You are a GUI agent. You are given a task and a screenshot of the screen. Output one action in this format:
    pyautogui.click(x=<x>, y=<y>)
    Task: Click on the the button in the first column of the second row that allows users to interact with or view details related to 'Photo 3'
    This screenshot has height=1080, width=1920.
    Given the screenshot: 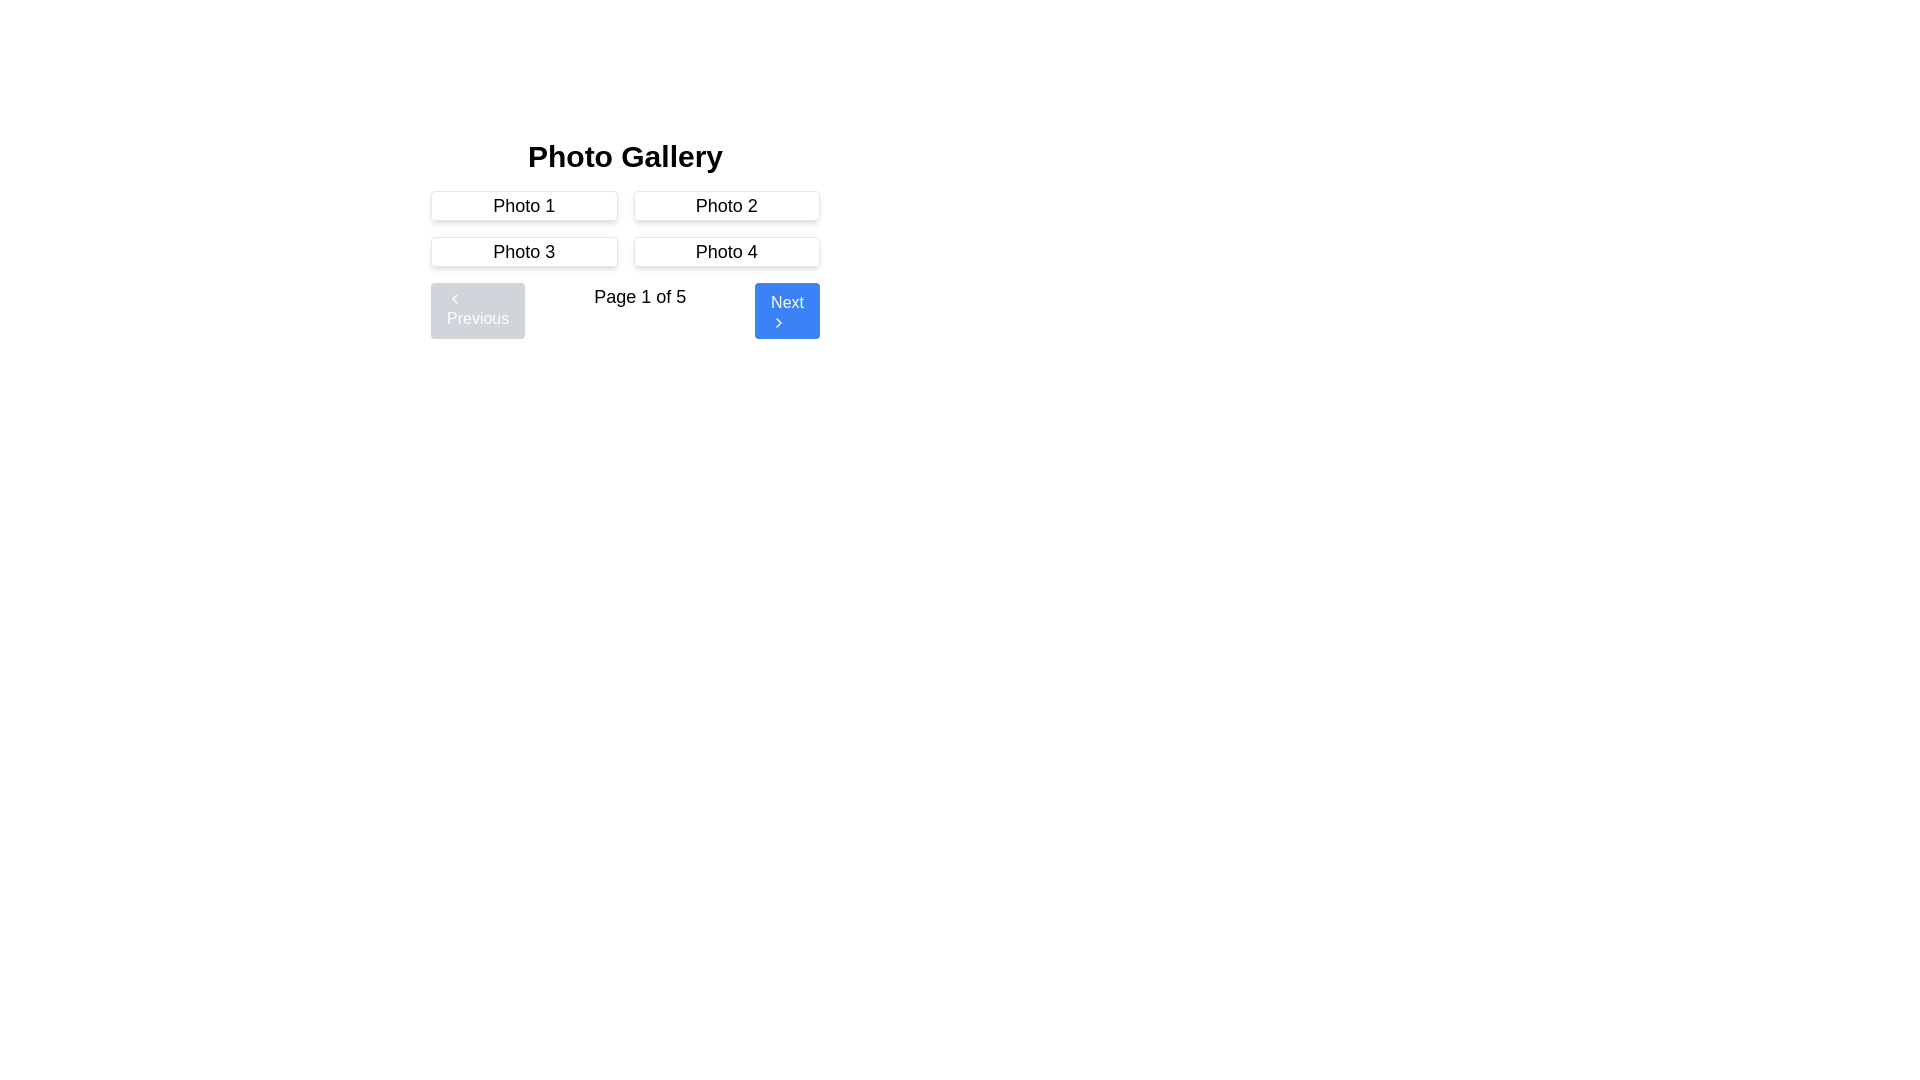 What is the action you would take?
    pyautogui.click(x=524, y=250)
    